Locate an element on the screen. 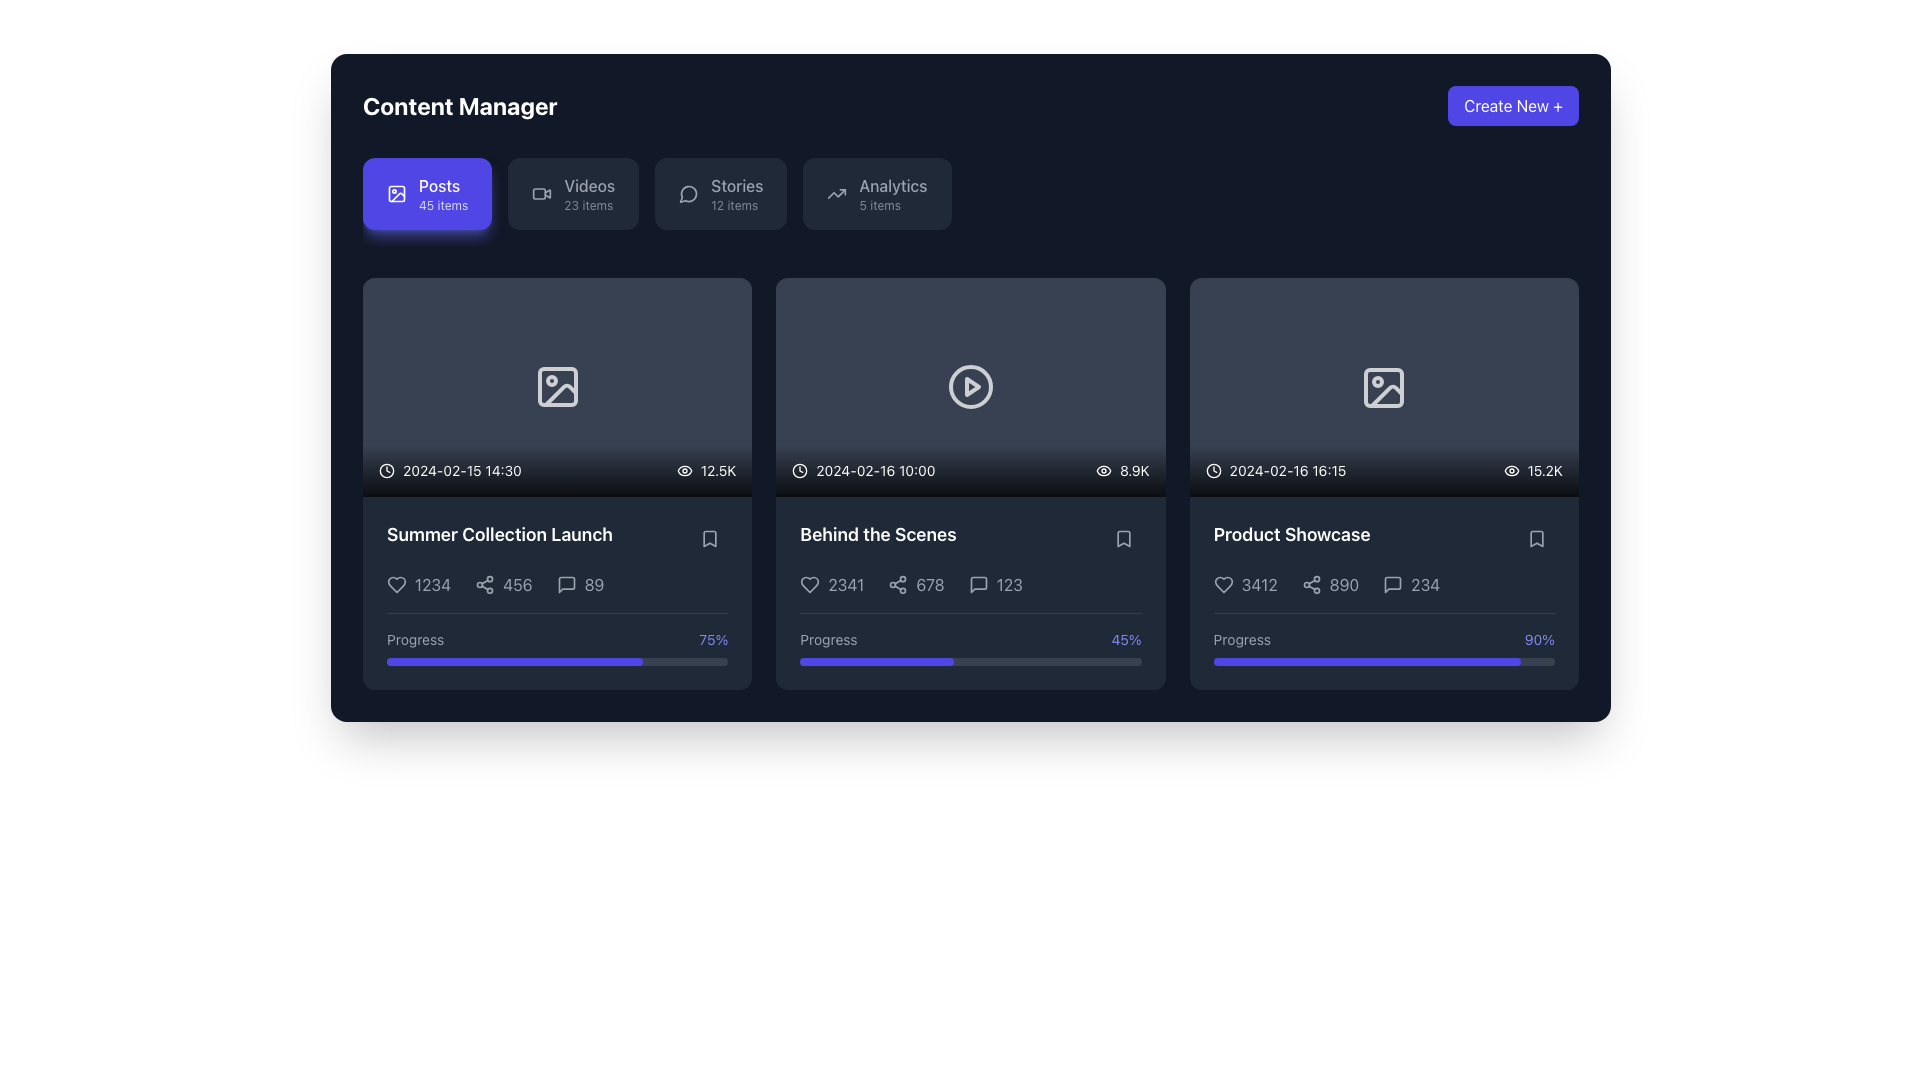  the eye icon representing visibility, which is located beside the '8.9K' metric text within the 'Behind the Scenes' card is located at coordinates (1103, 470).